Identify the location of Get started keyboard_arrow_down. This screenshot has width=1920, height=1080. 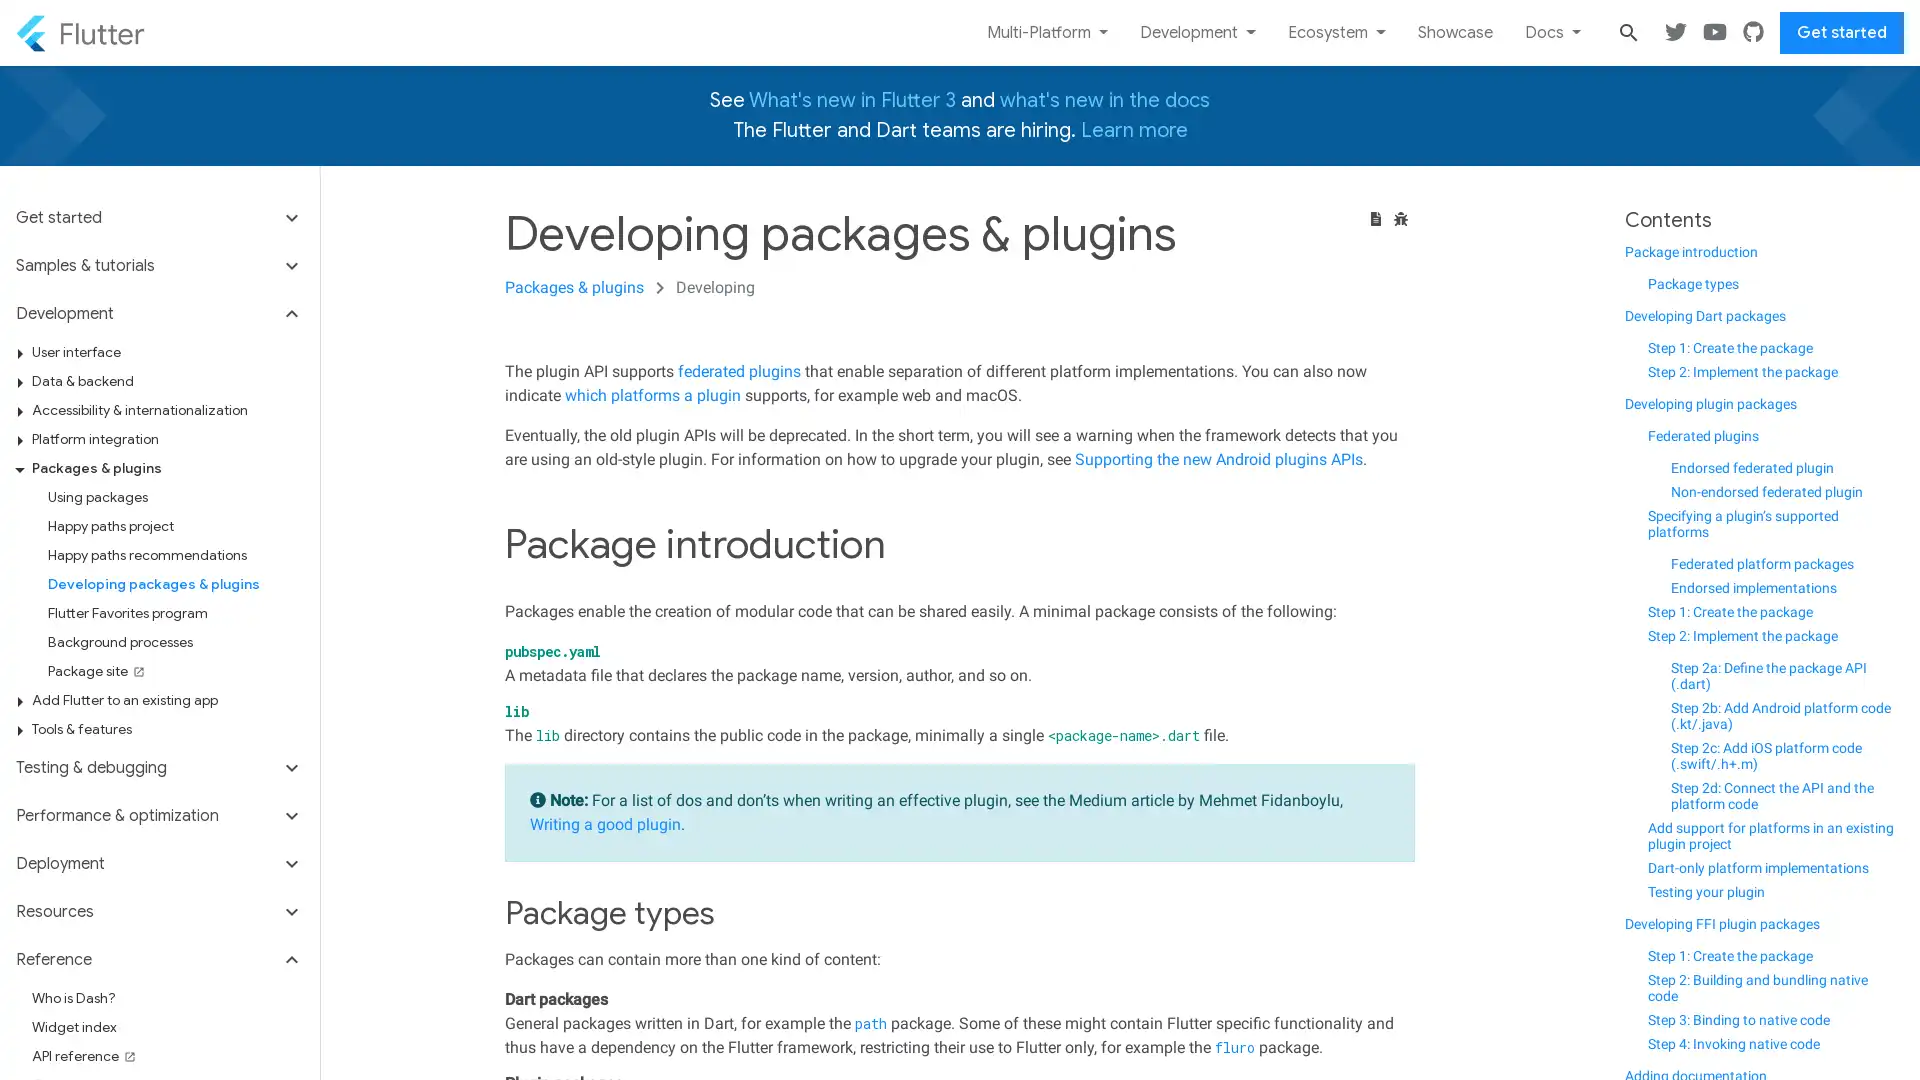
(158, 223).